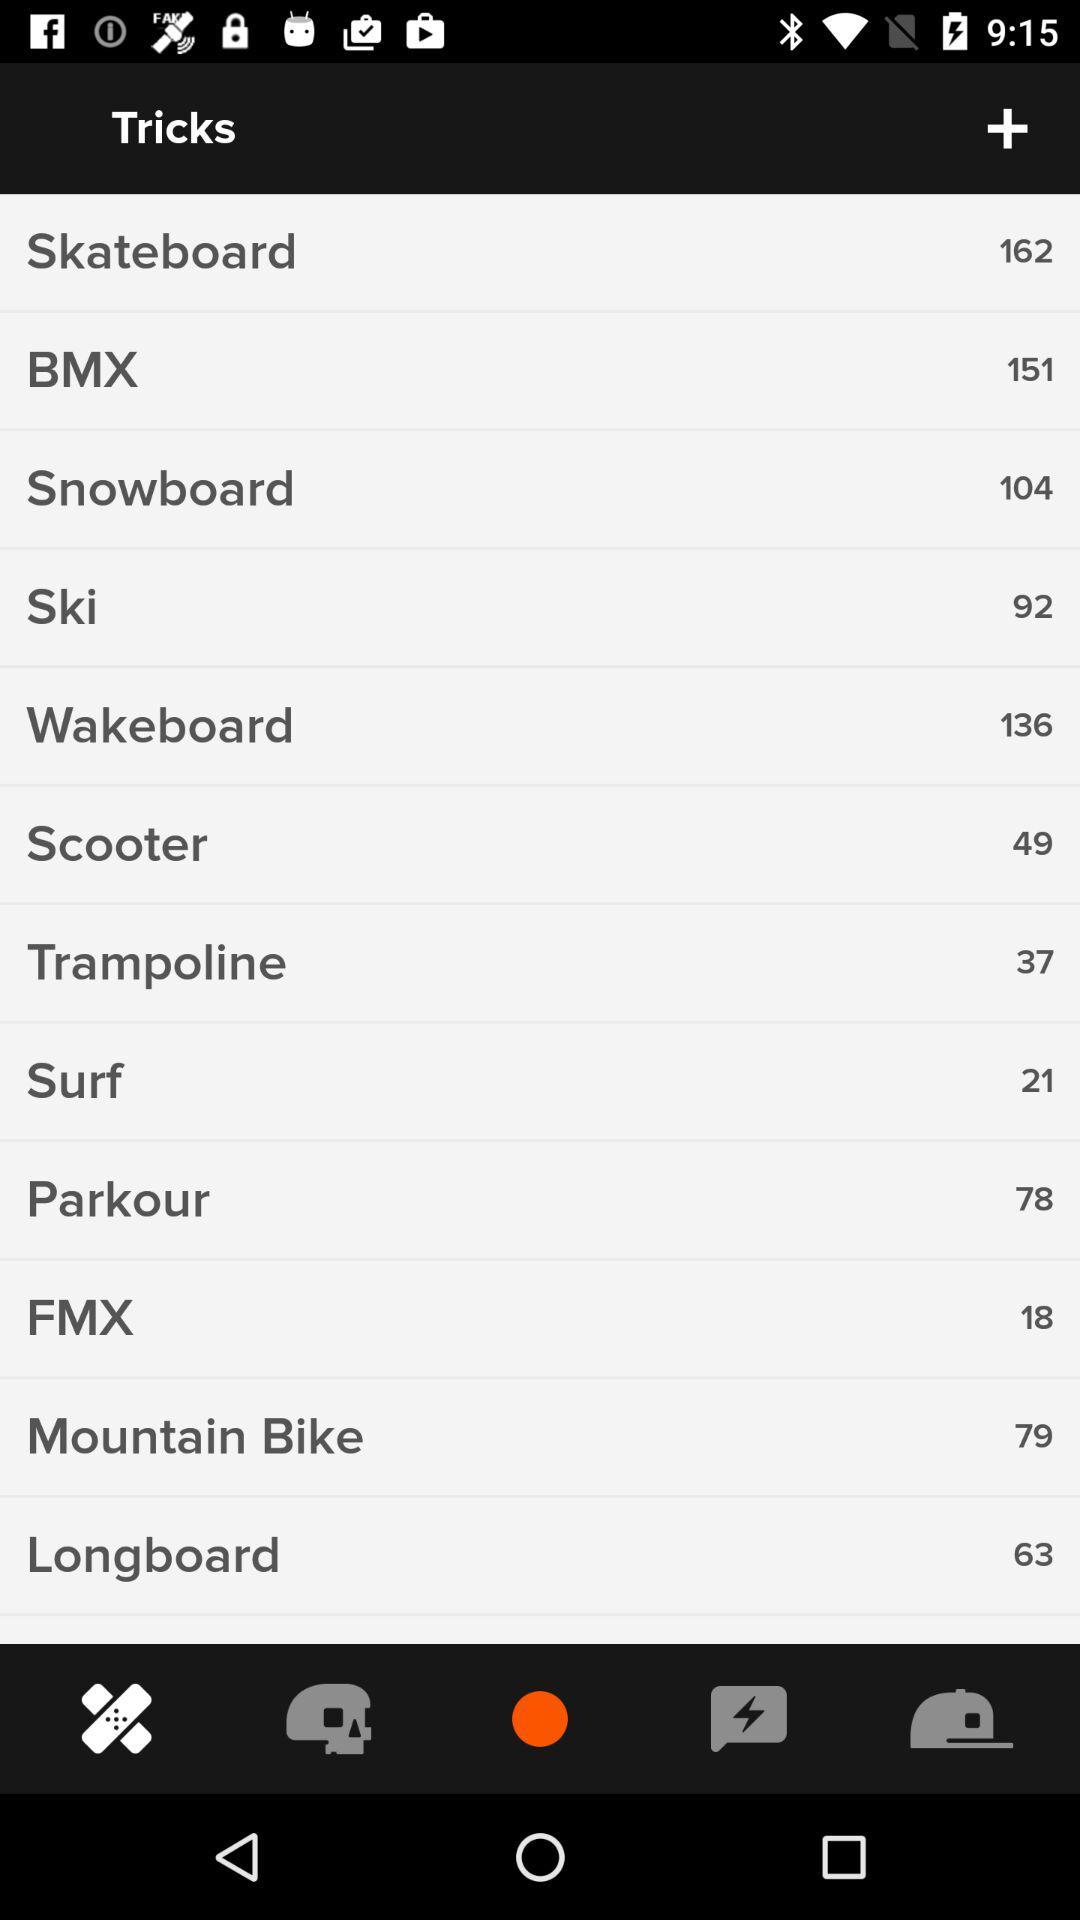 The image size is (1080, 1920). I want to click on the add icon, so click(1007, 127).